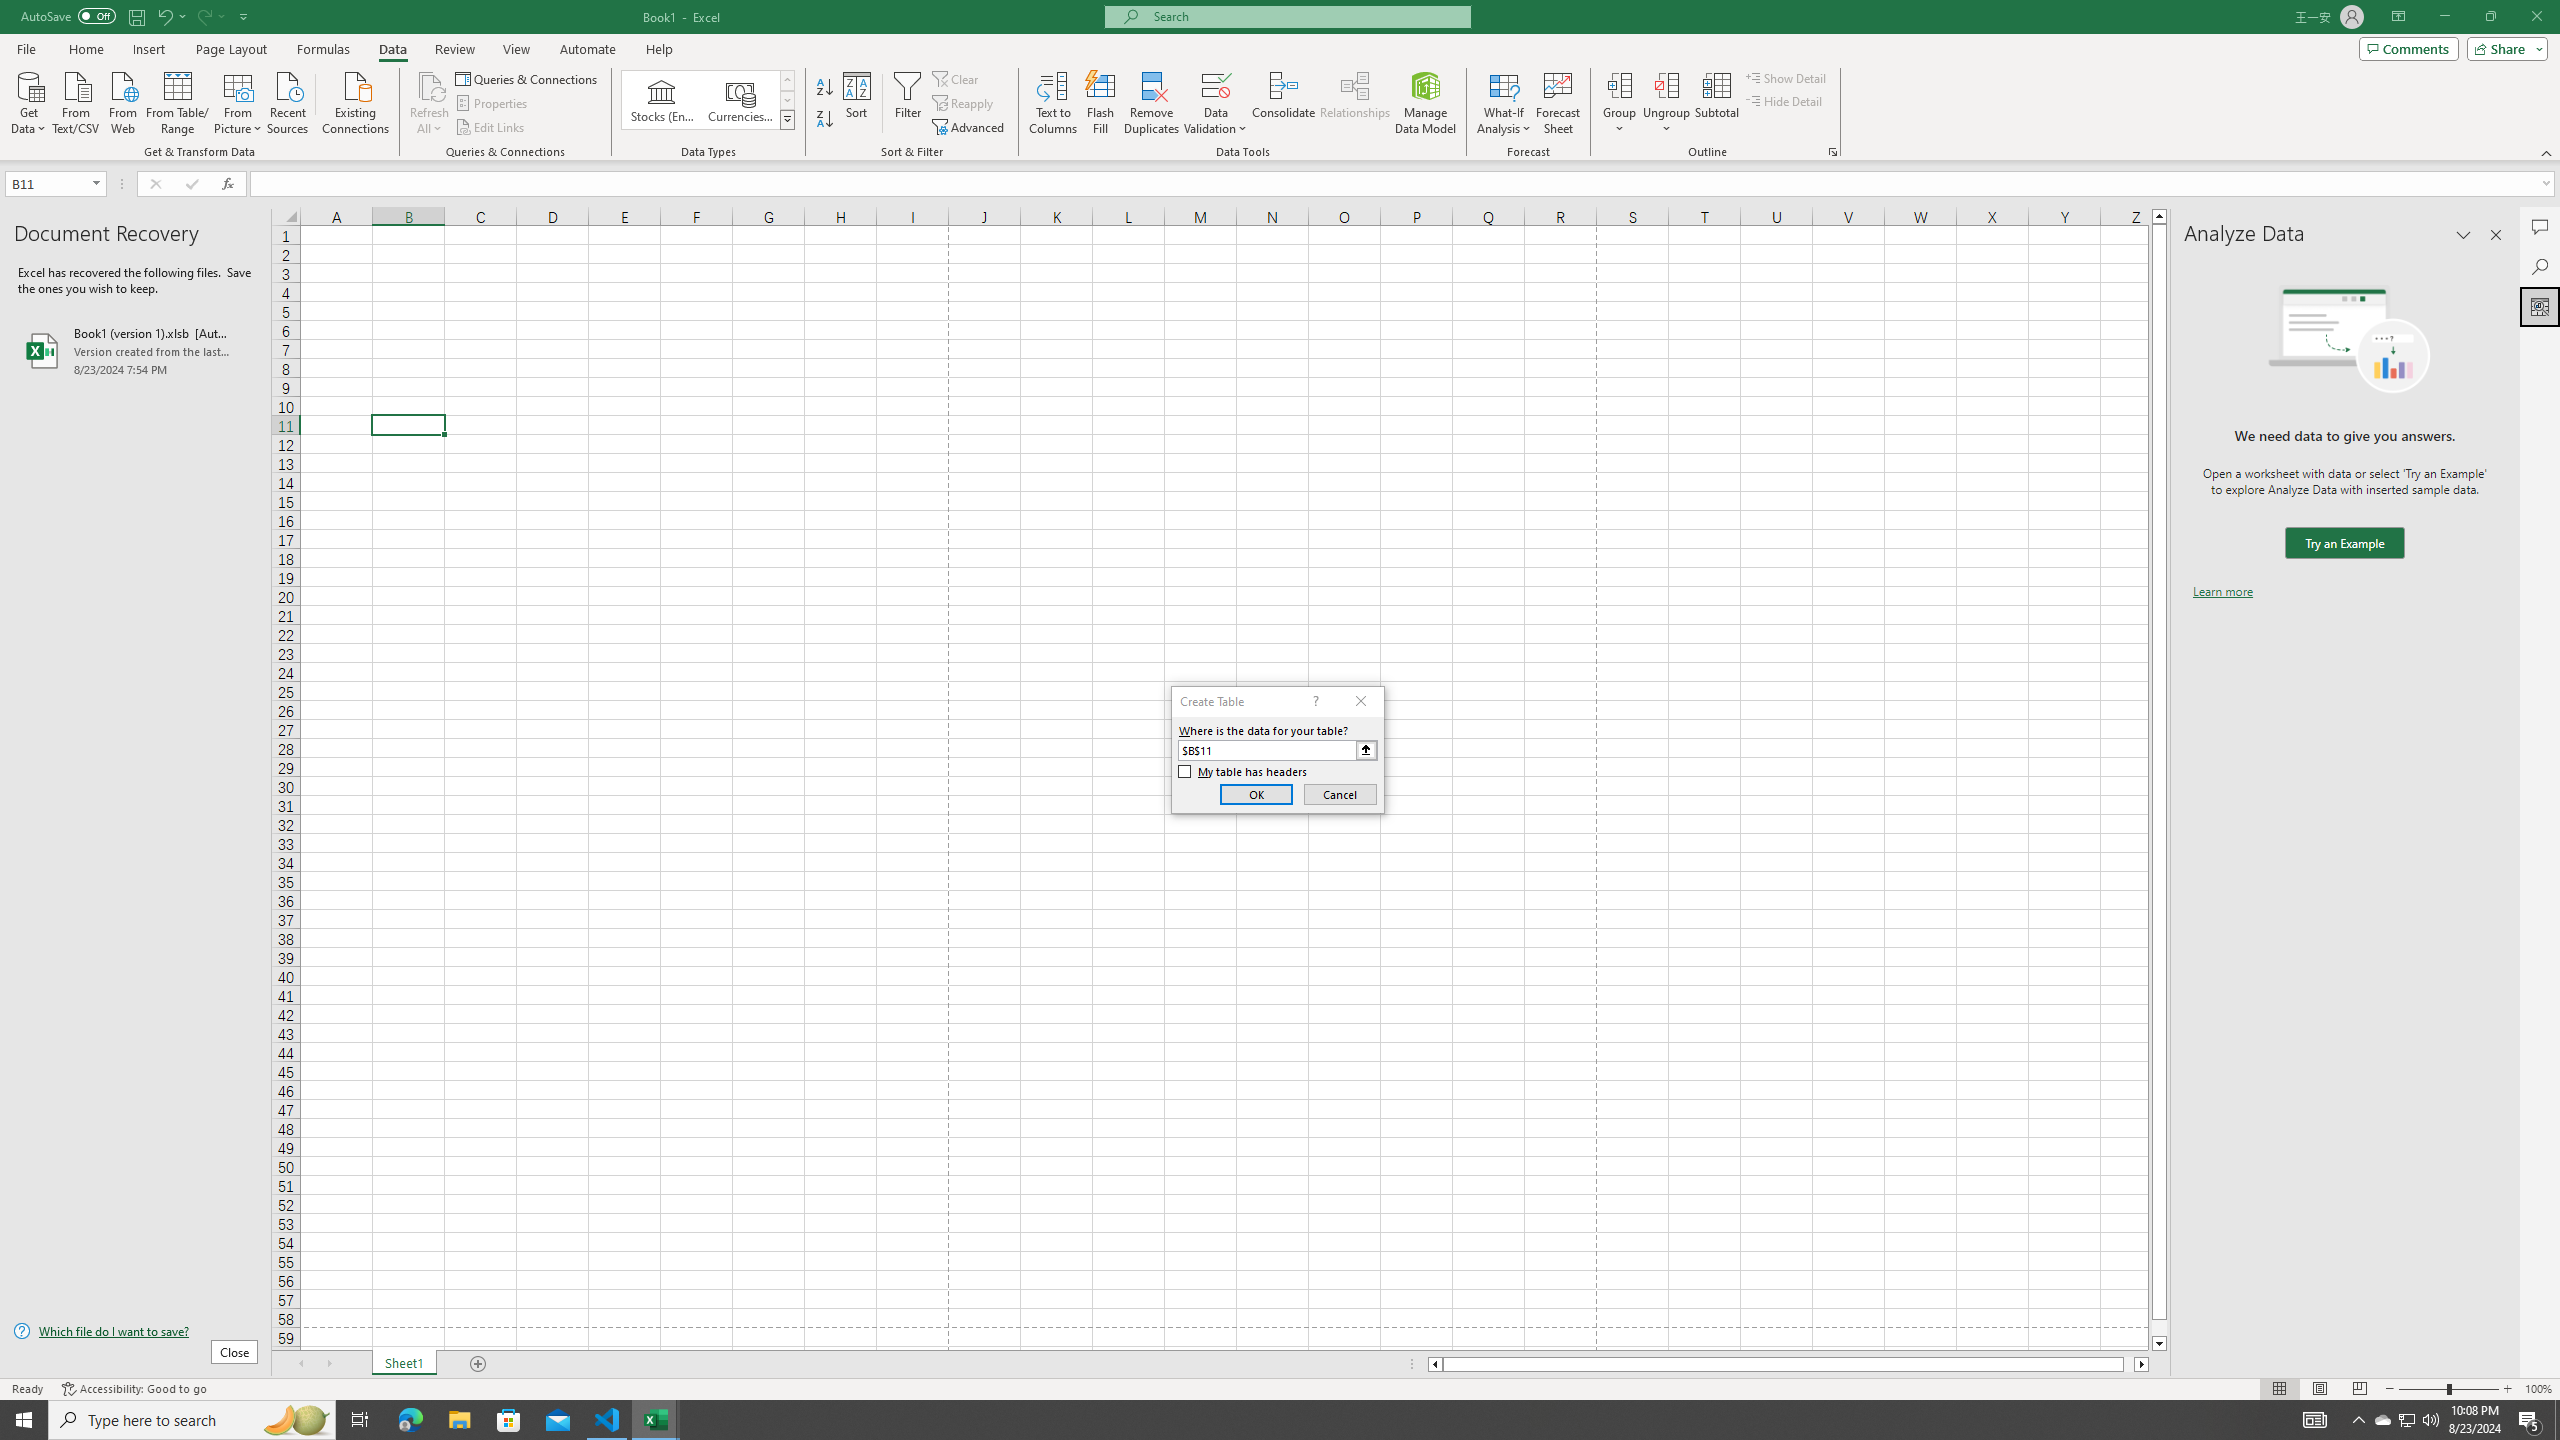 This screenshot has height=1440, width=2560. Describe the element at coordinates (28, 100) in the screenshot. I see `'Get Data'` at that location.